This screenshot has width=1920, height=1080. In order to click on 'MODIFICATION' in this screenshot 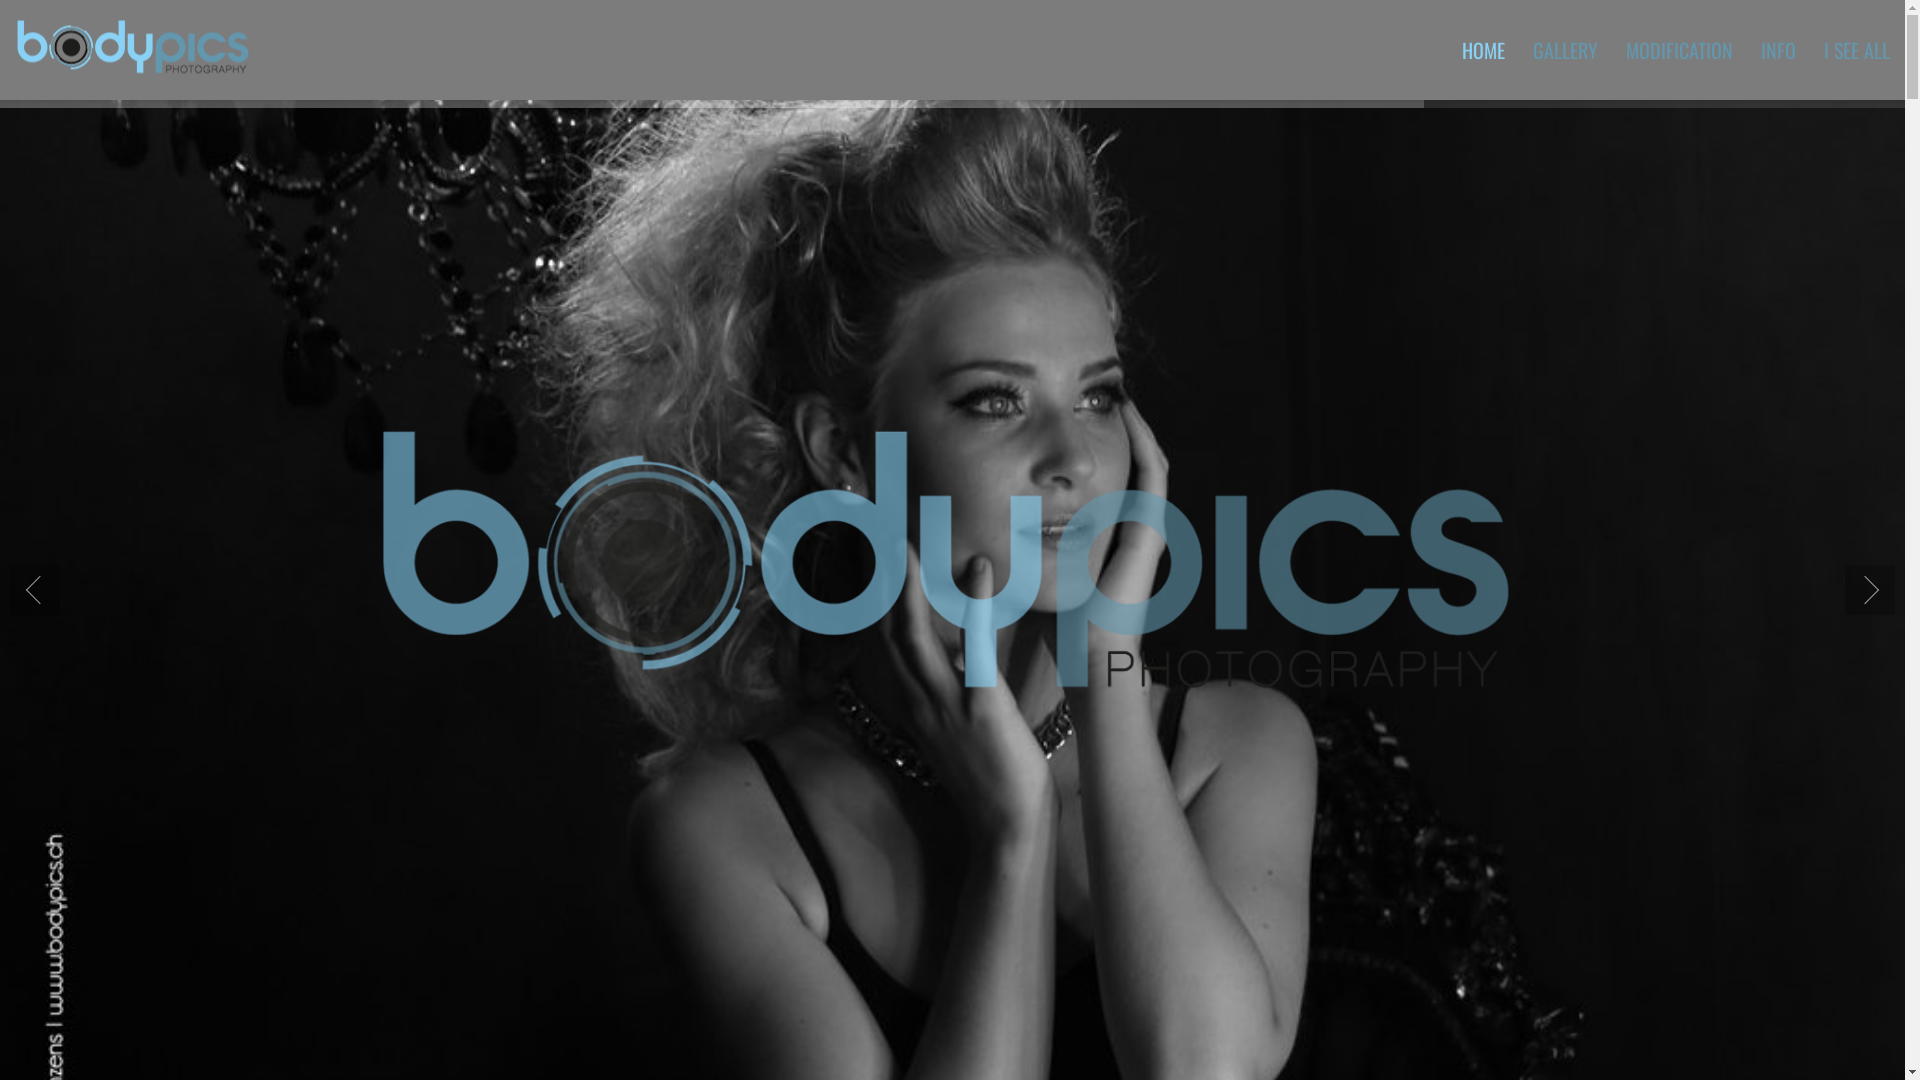, I will do `click(1679, 49)`.